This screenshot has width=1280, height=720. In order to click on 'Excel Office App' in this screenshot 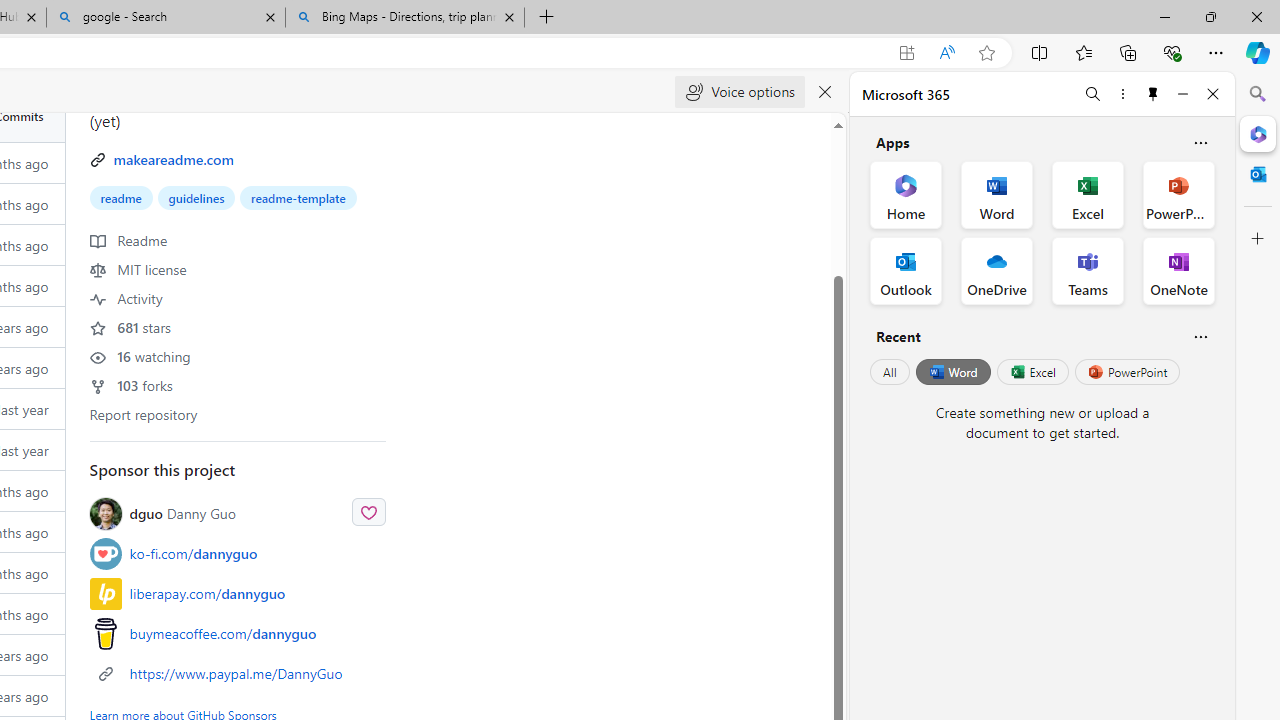, I will do `click(1087, 195)`.